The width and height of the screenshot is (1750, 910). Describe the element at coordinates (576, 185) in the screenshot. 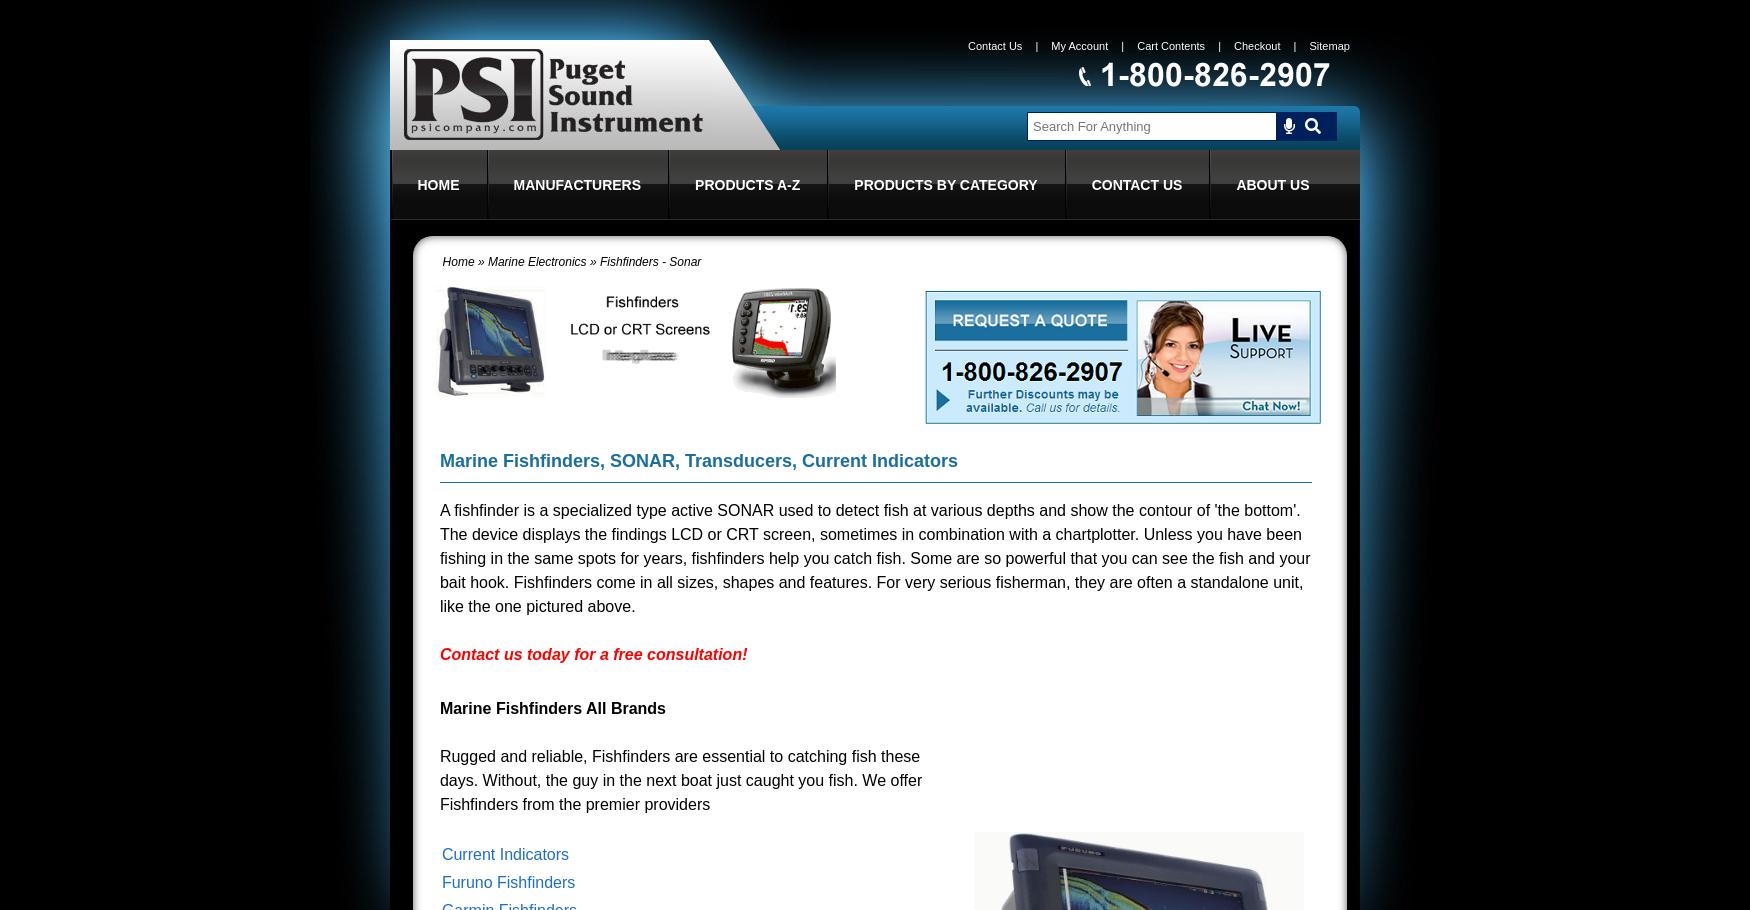

I see `'MANUFACTURERS'` at that location.